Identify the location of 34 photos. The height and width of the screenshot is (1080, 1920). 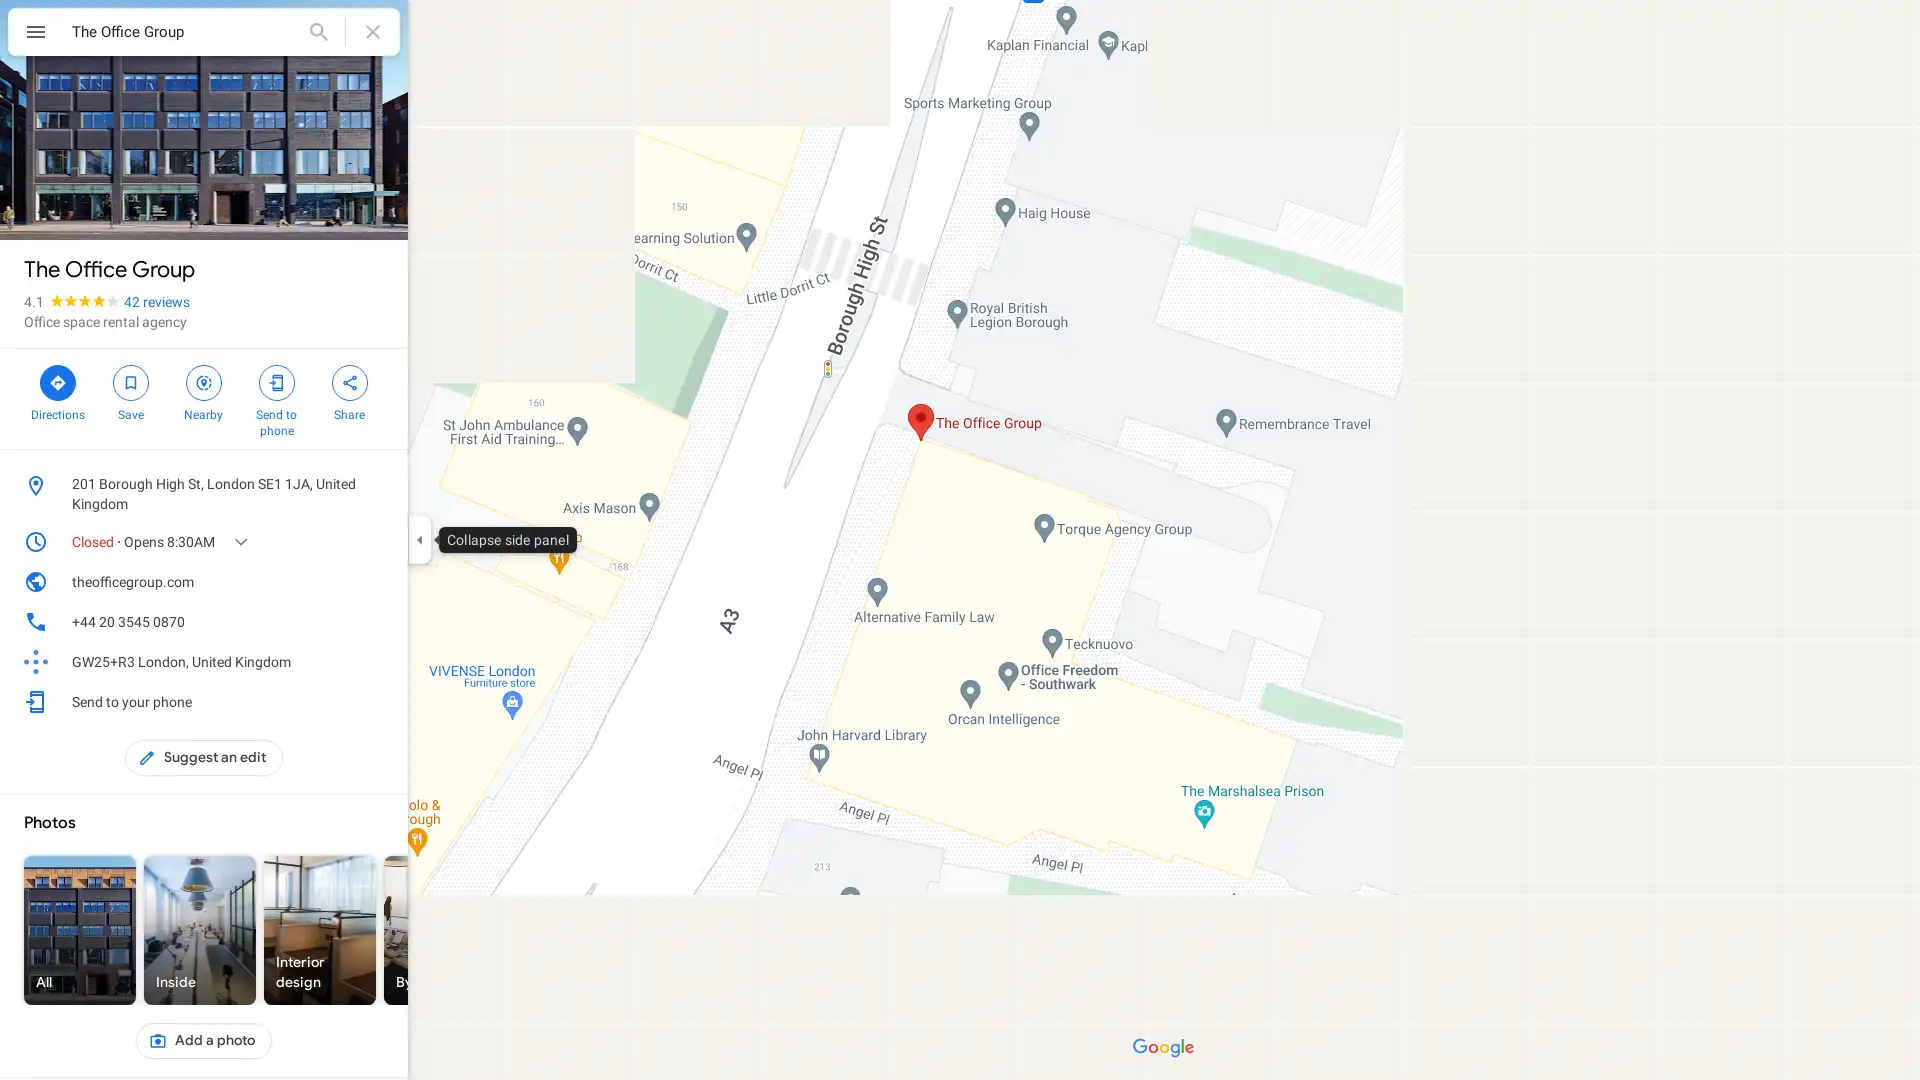
(72, 207).